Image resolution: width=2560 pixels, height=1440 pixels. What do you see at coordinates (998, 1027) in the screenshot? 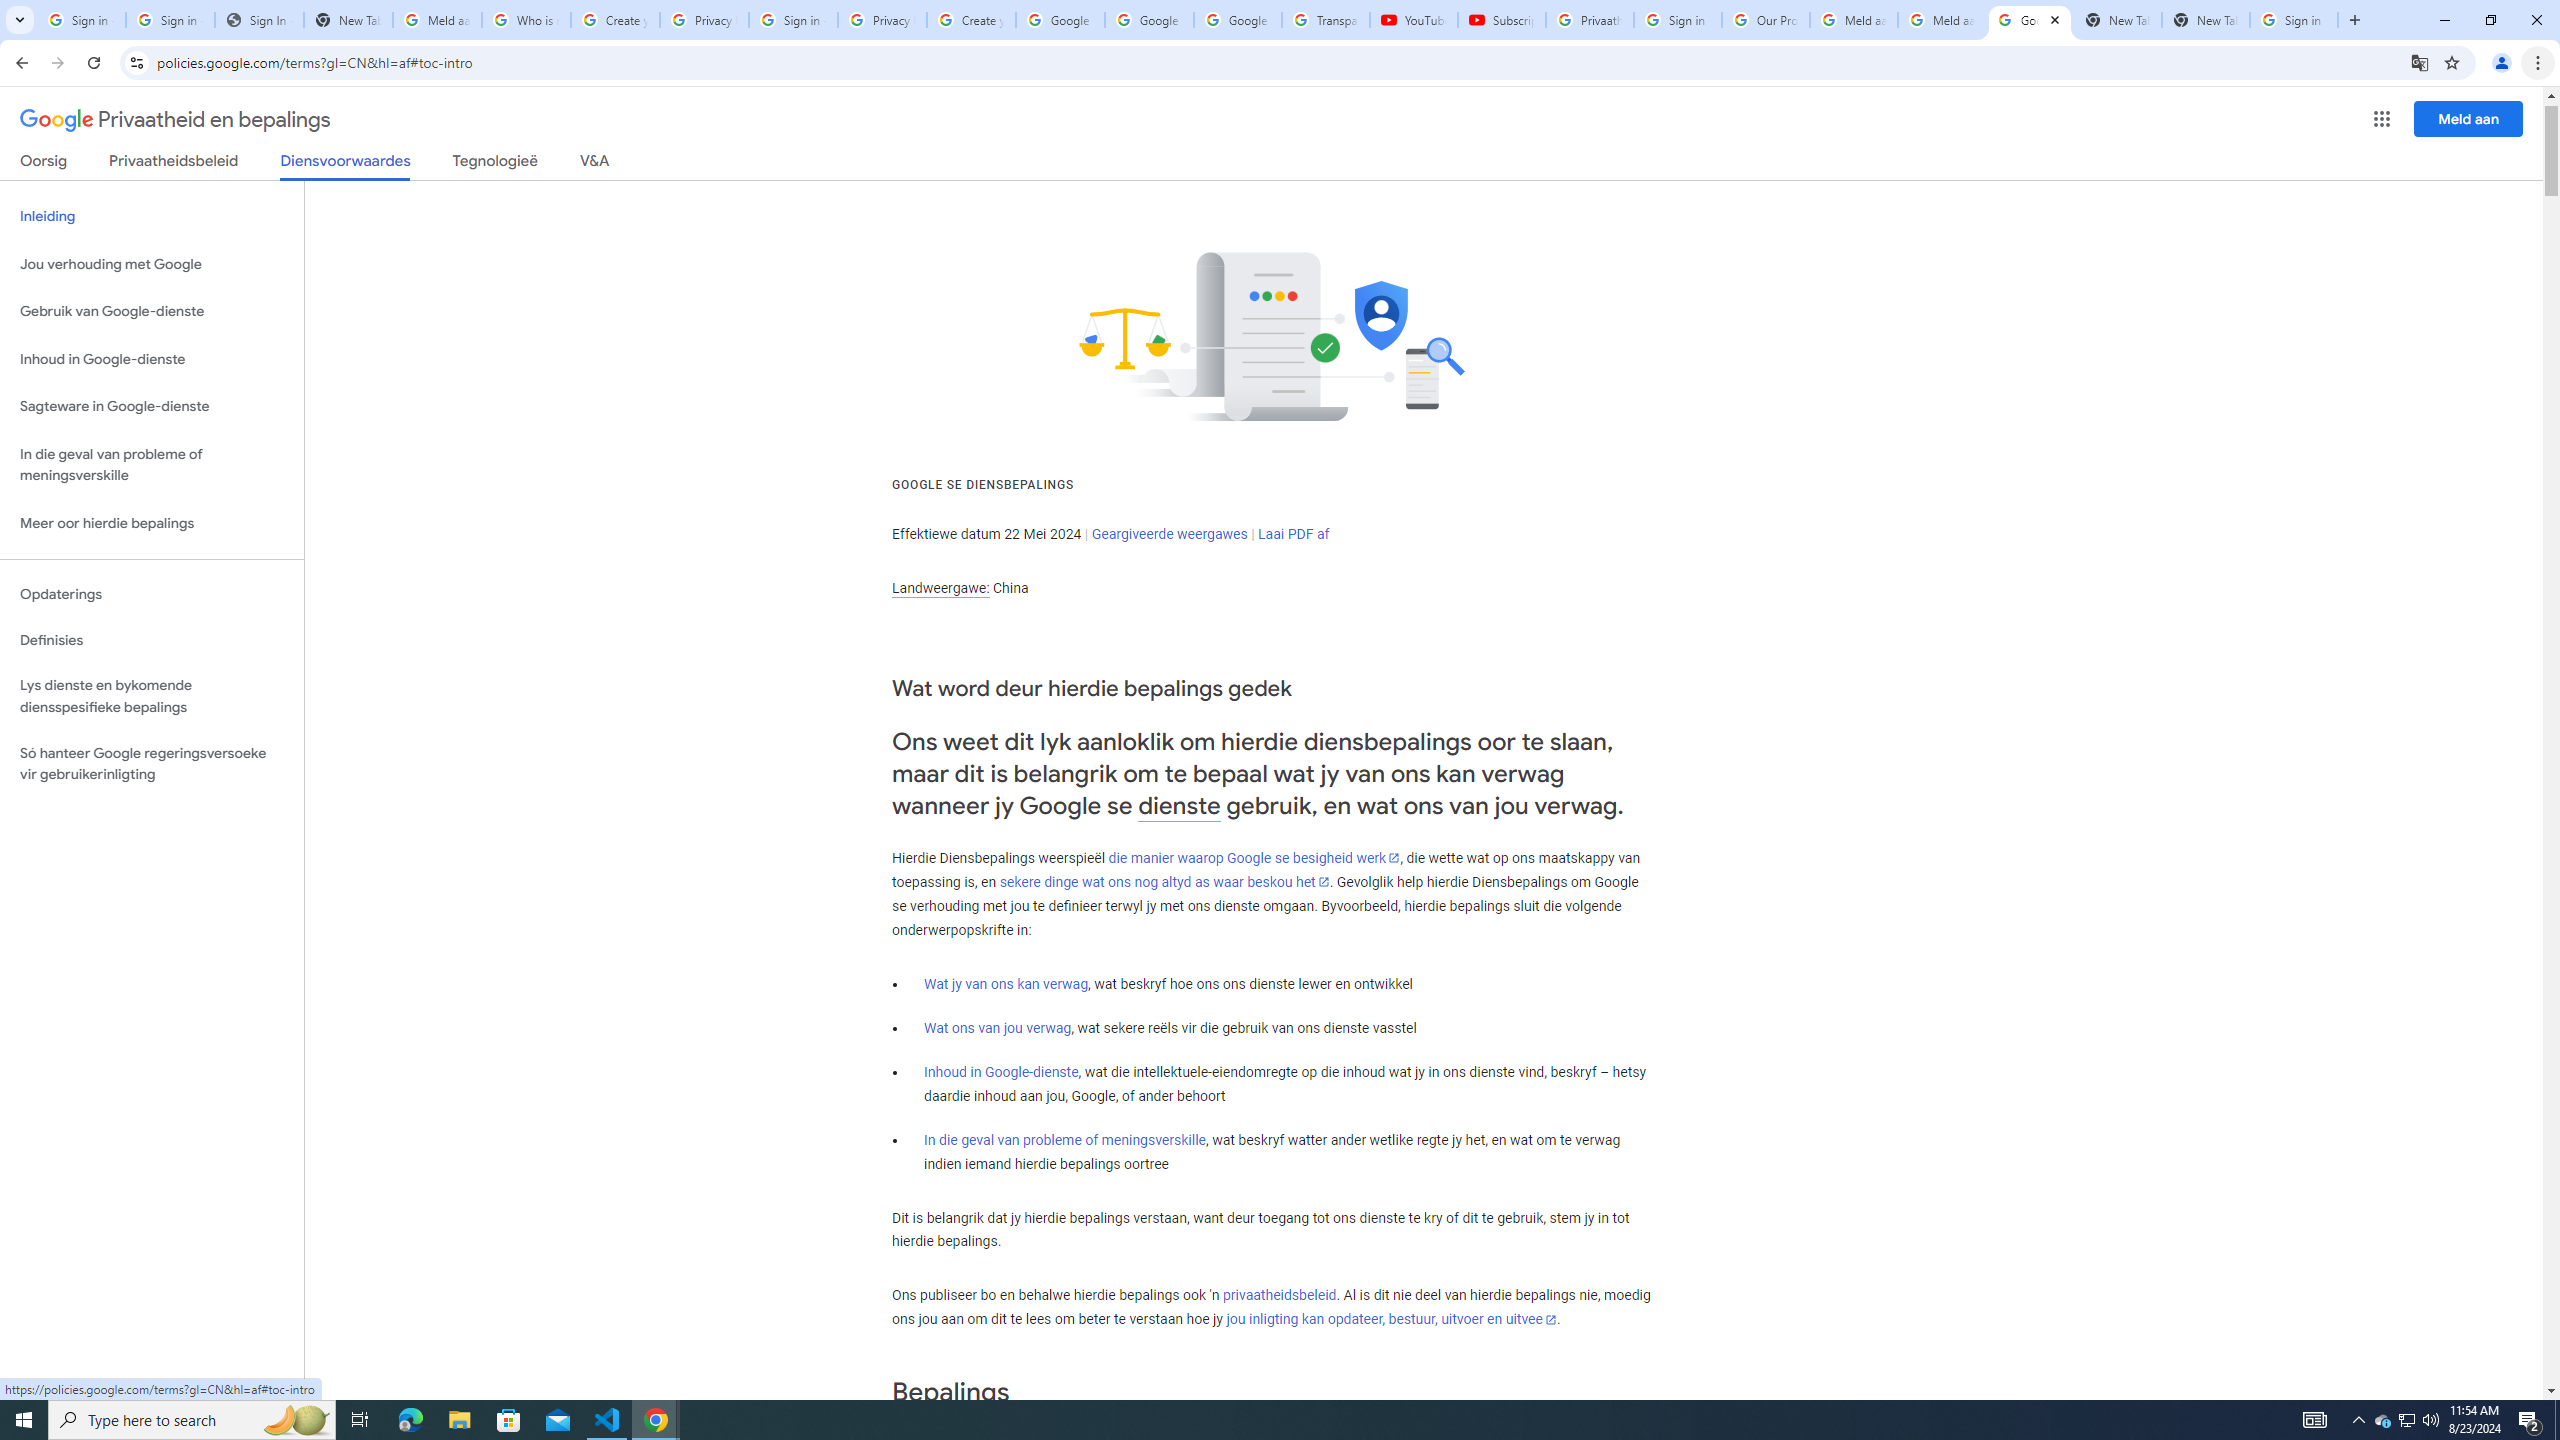
I see `'Wat ons van jou verwag'` at bounding box center [998, 1027].